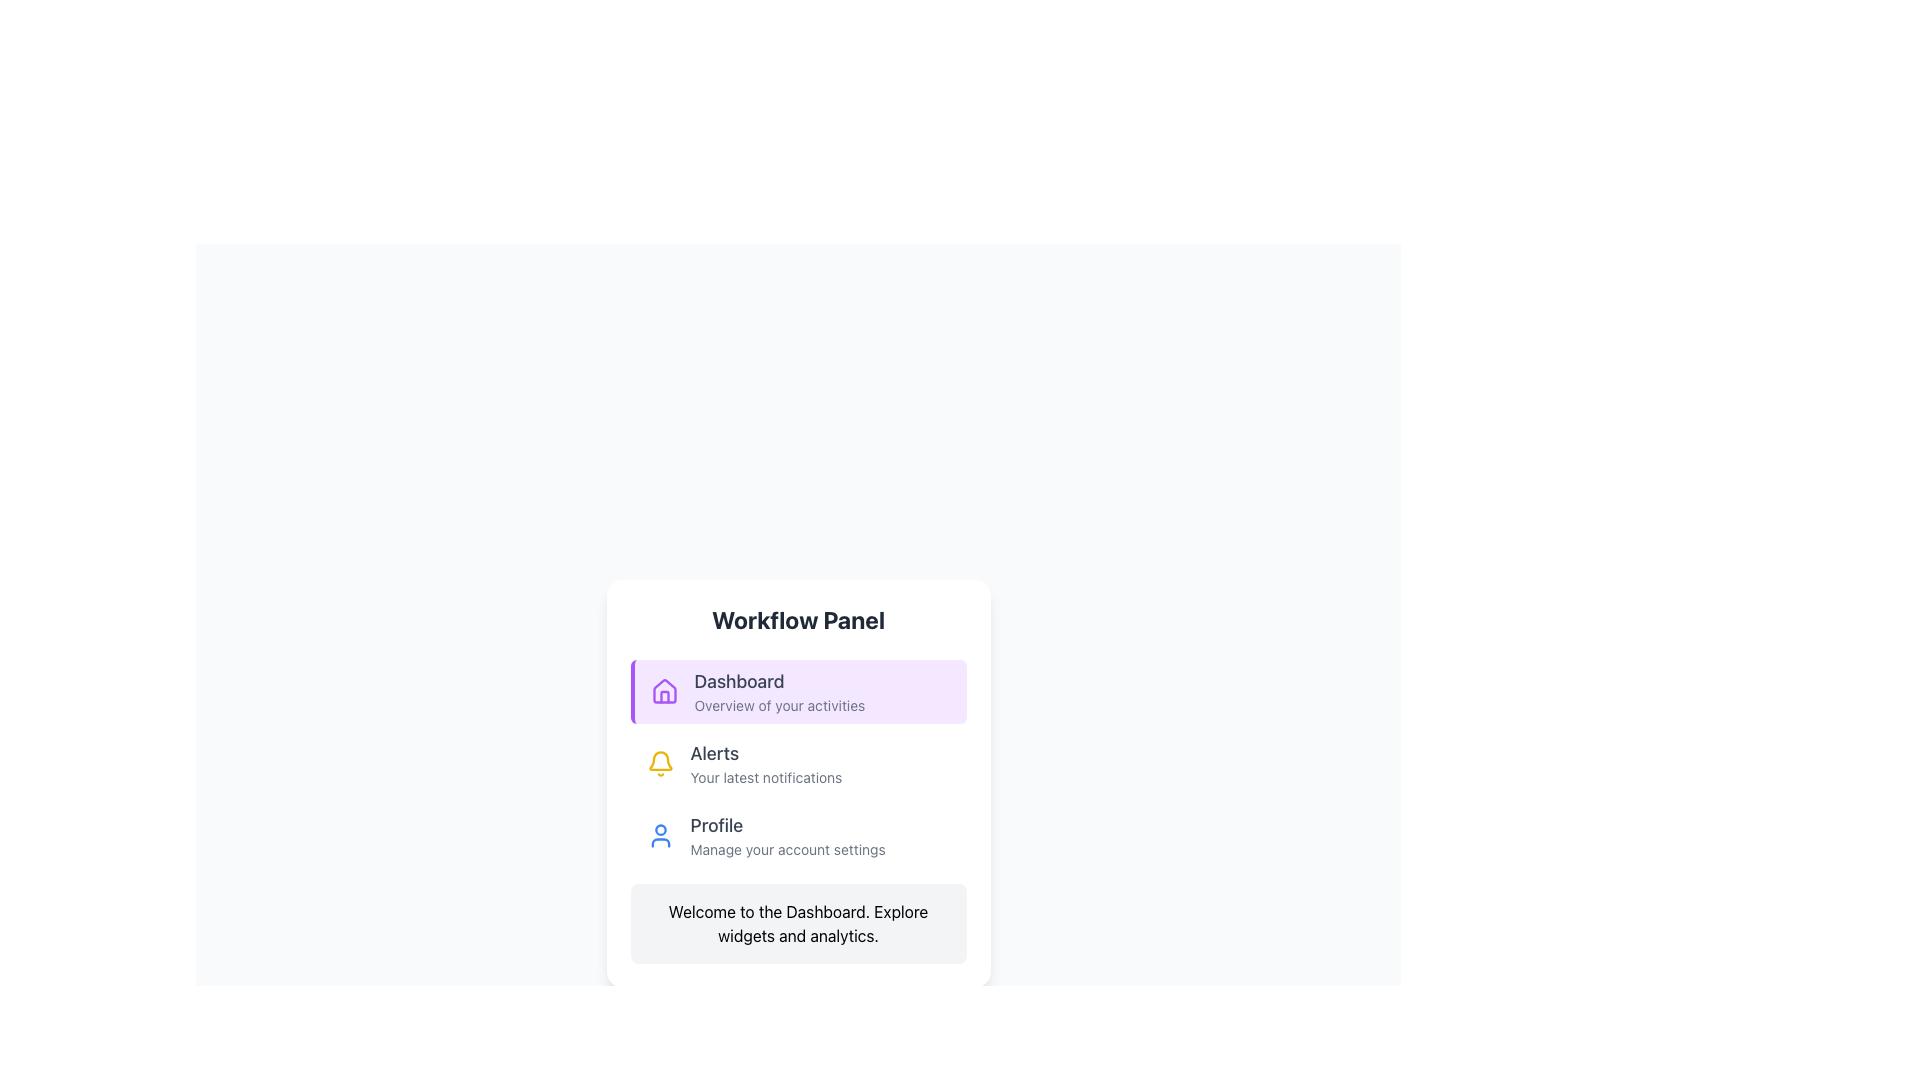 Image resolution: width=1920 pixels, height=1080 pixels. What do you see at coordinates (778, 681) in the screenshot?
I see `the 'Dashboard' text label element, which is styled in gray and located in the sidebar under the 'Workflow Panel'` at bounding box center [778, 681].